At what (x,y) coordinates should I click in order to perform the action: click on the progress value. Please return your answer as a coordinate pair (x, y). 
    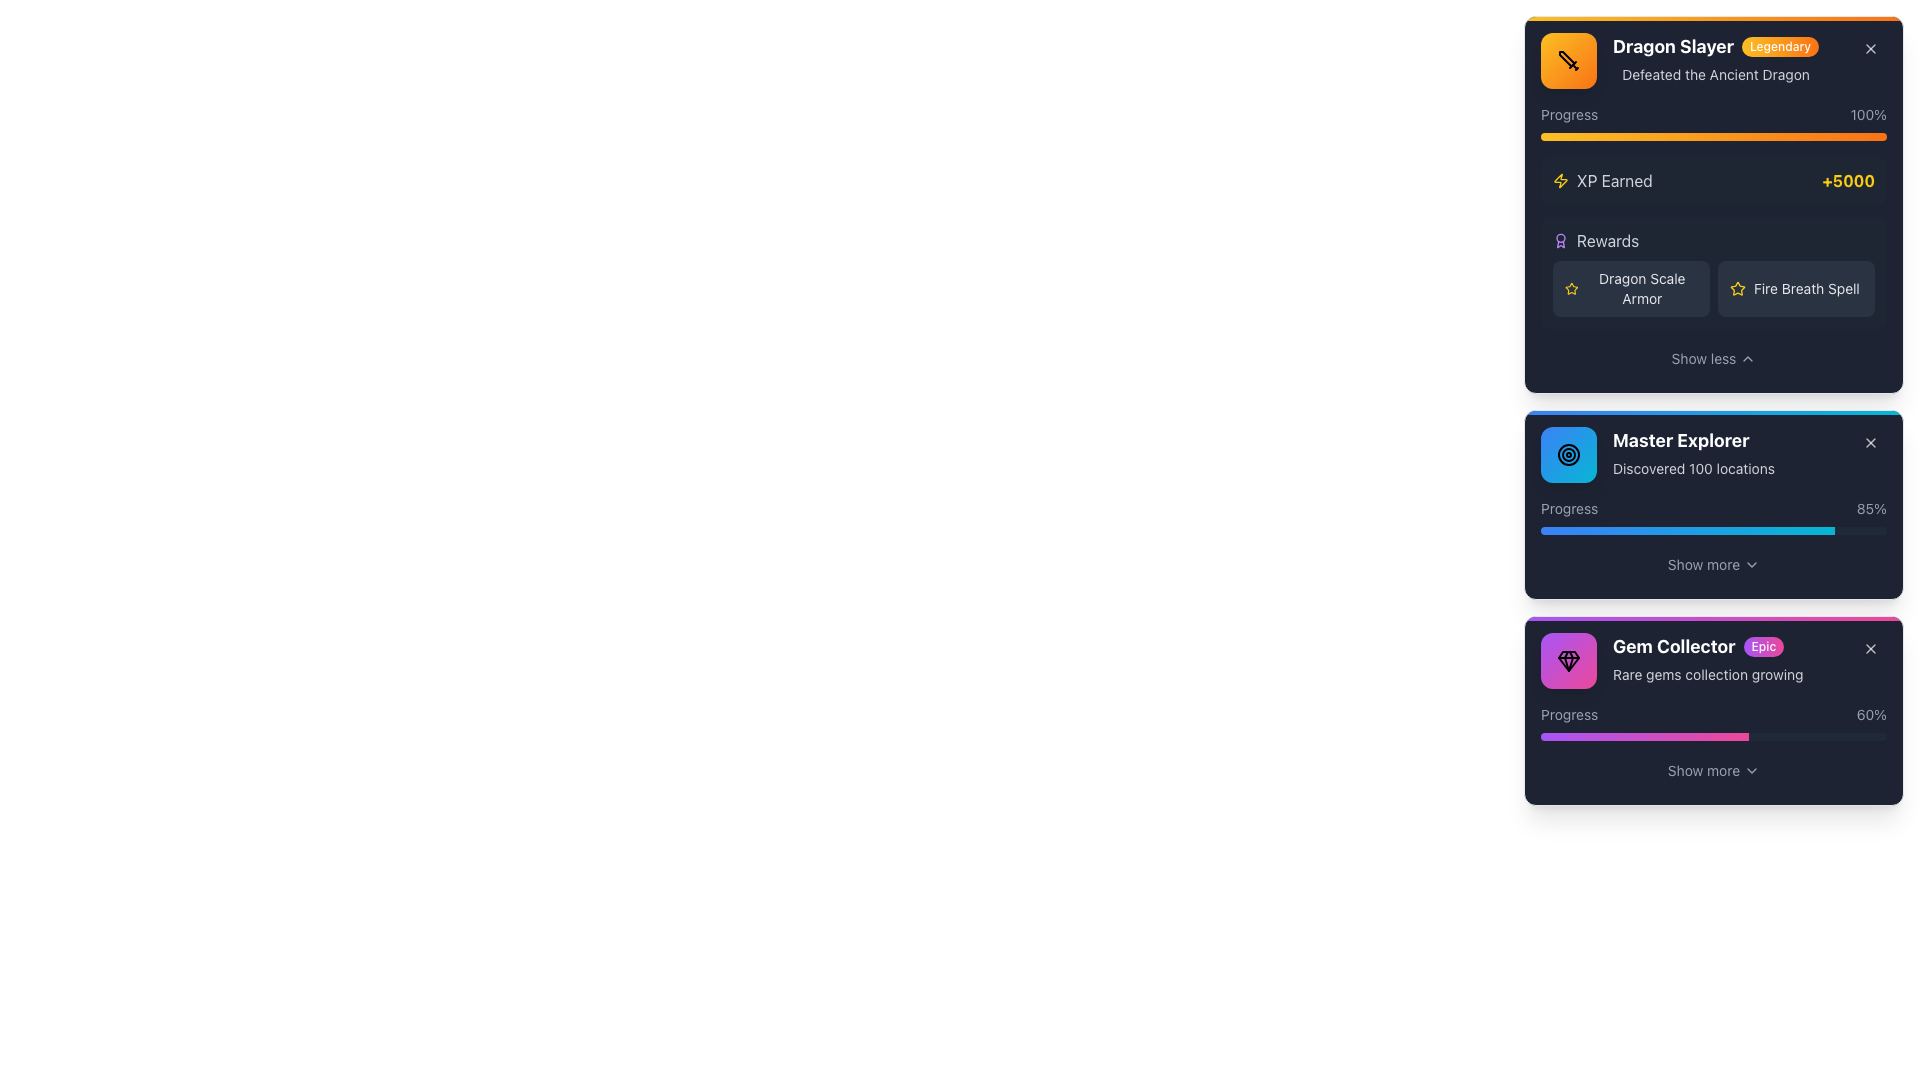
    Looking at the image, I should click on (1615, 736).